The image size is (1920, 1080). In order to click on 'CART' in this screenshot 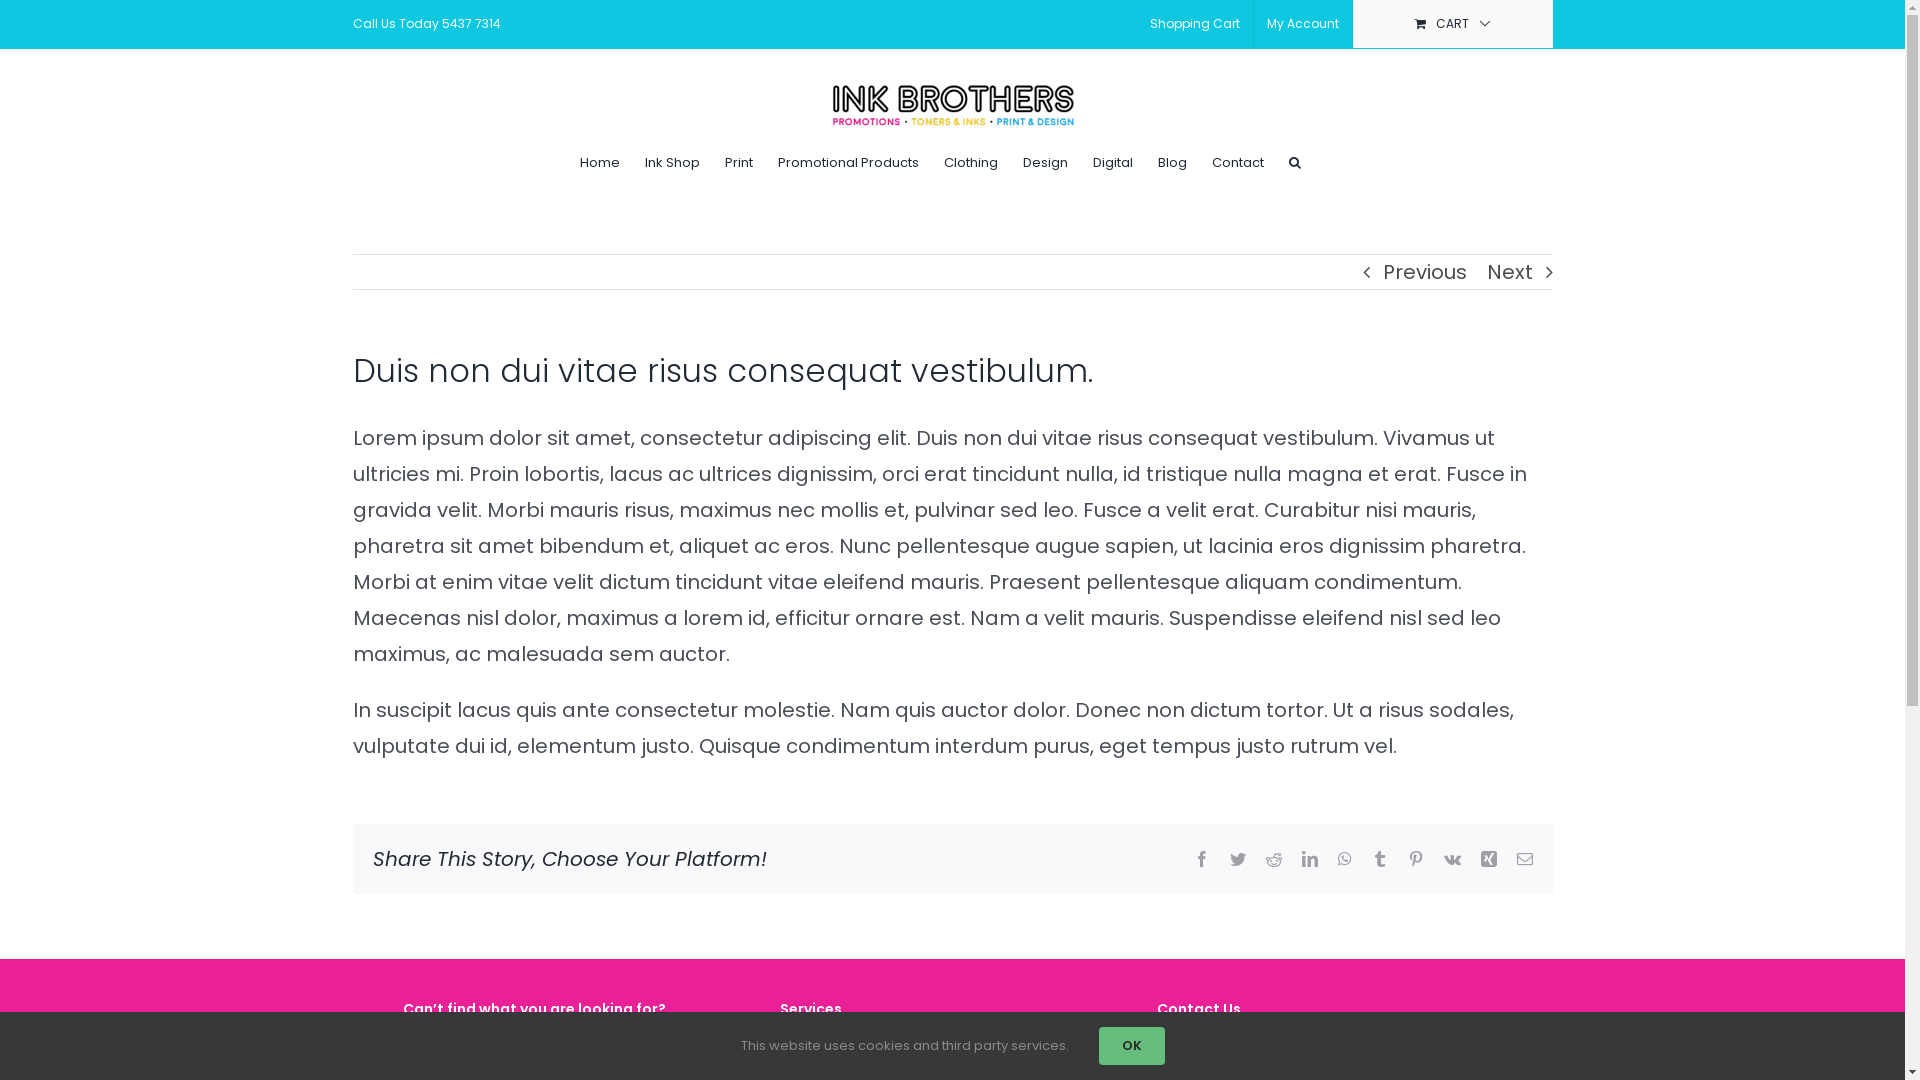, I will do `click(1452, 23)`.